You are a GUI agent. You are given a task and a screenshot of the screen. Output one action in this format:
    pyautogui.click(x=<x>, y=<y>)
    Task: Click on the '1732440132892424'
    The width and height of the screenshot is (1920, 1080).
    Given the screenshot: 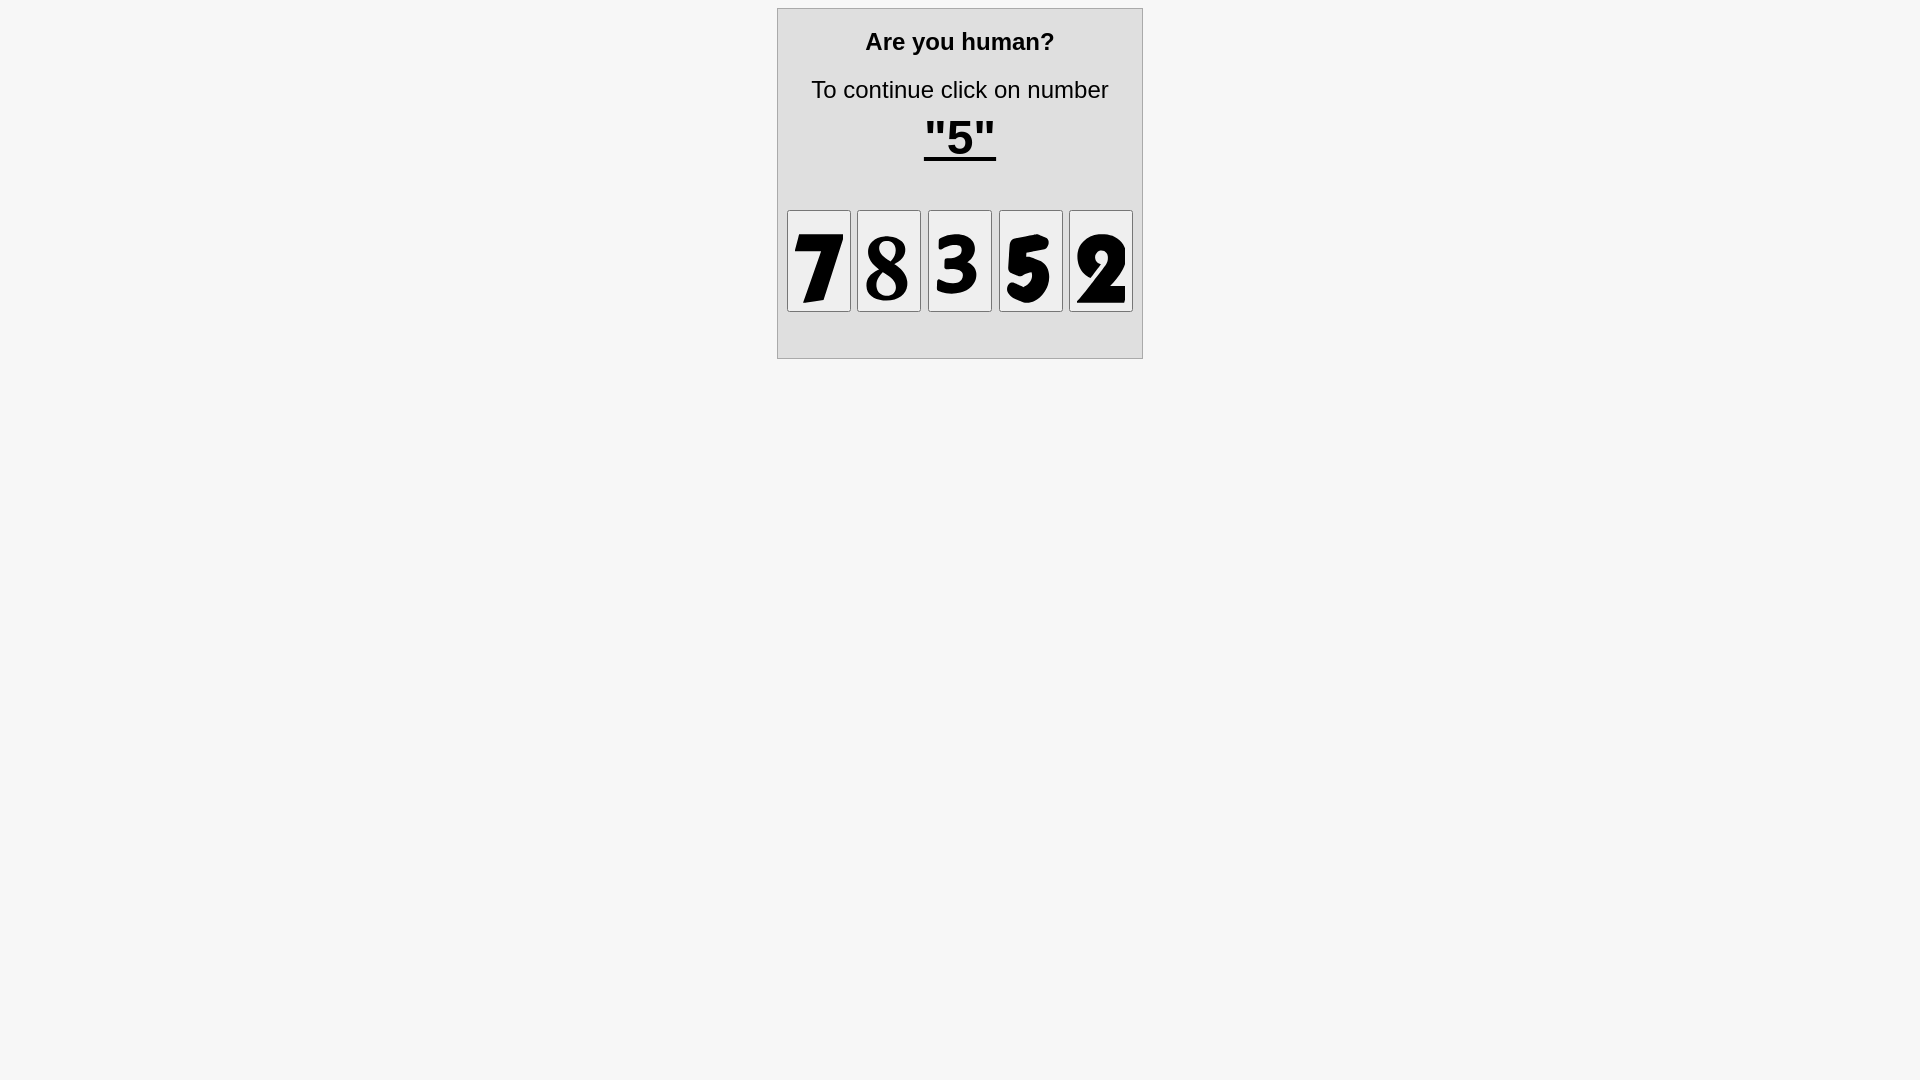 What is the action you would take?
    pyautogui.click(x=1068, y=260)
    